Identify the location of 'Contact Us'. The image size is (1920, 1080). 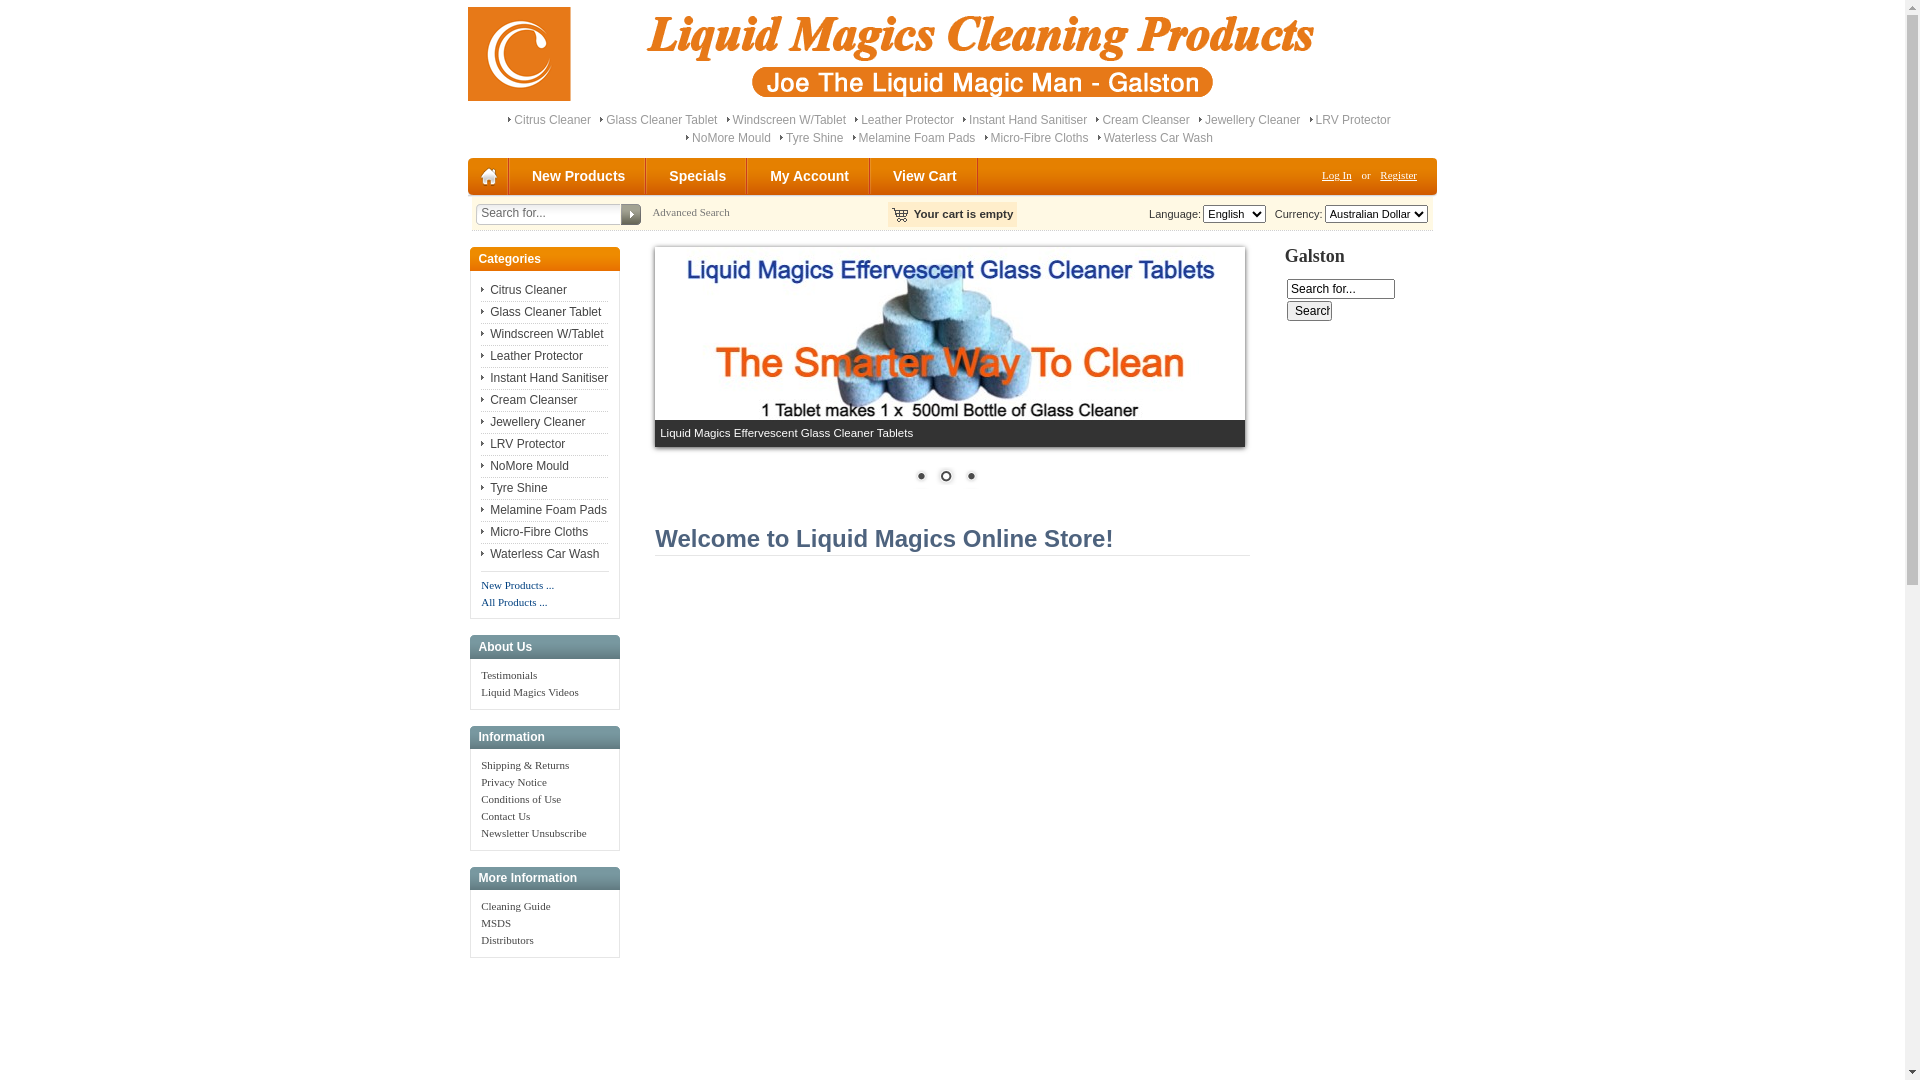
(505, 816).